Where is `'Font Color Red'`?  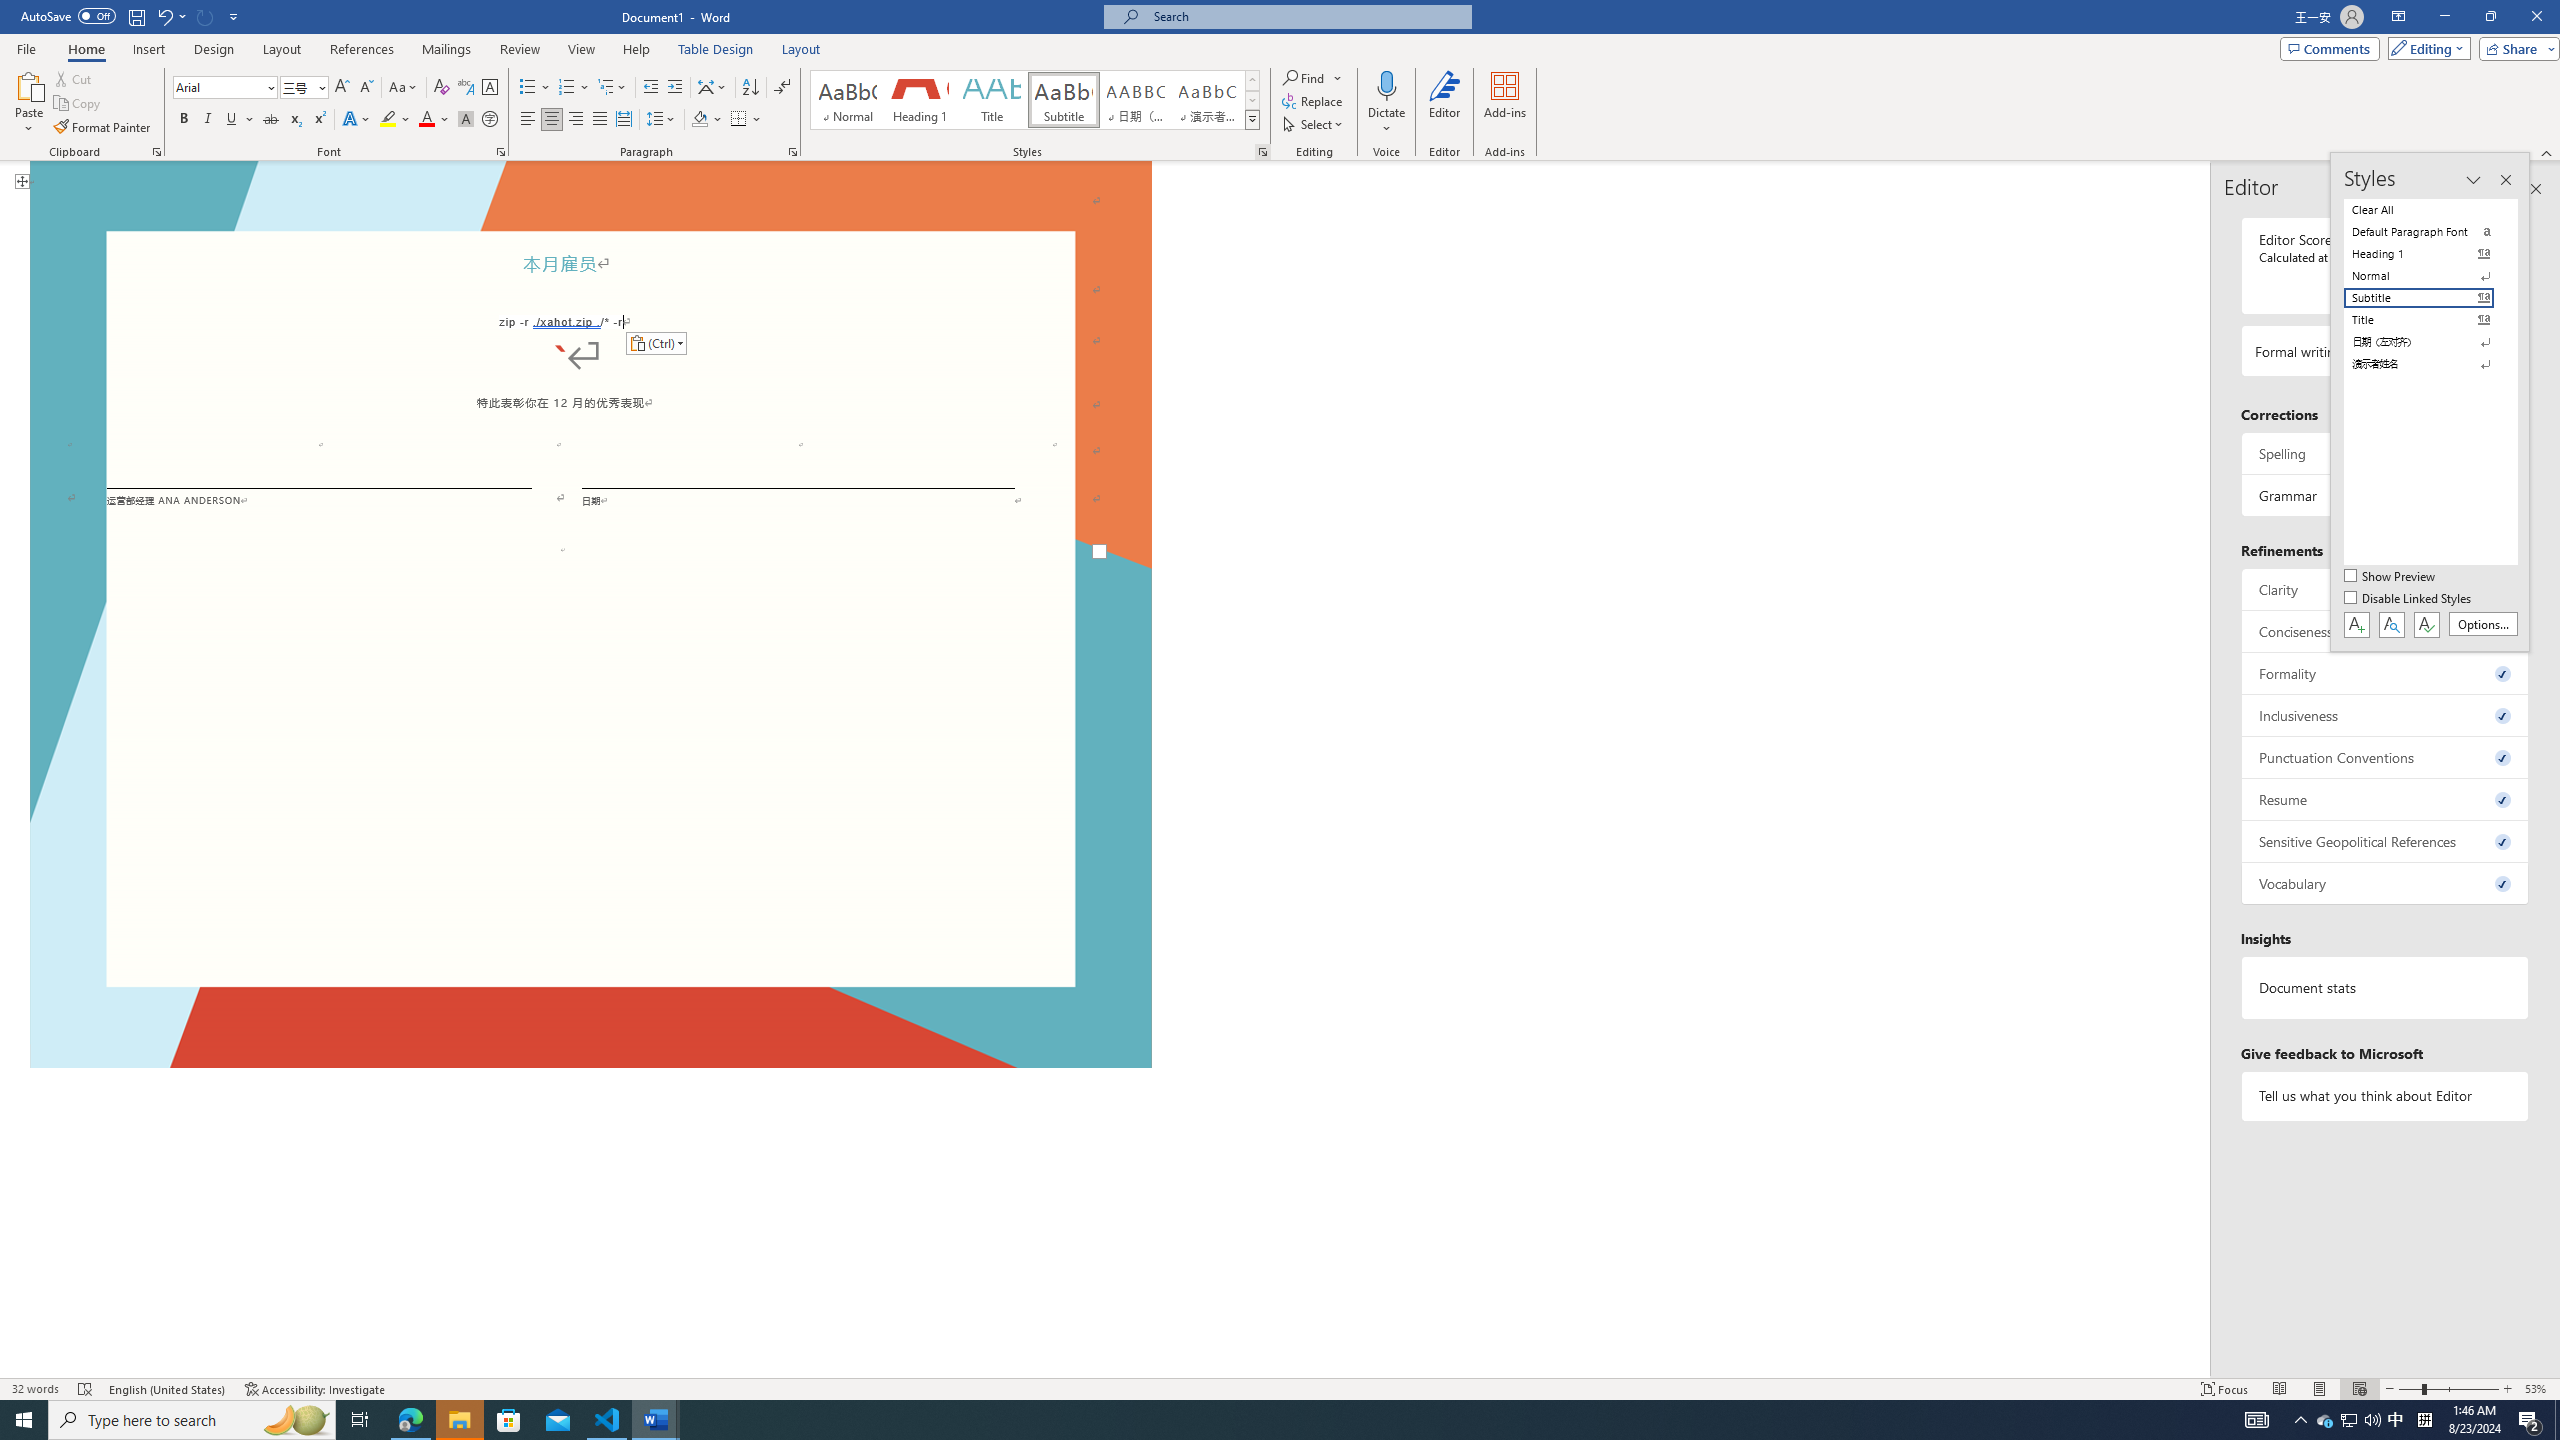
'Font Color Red' is located at coordinates (425, 118).